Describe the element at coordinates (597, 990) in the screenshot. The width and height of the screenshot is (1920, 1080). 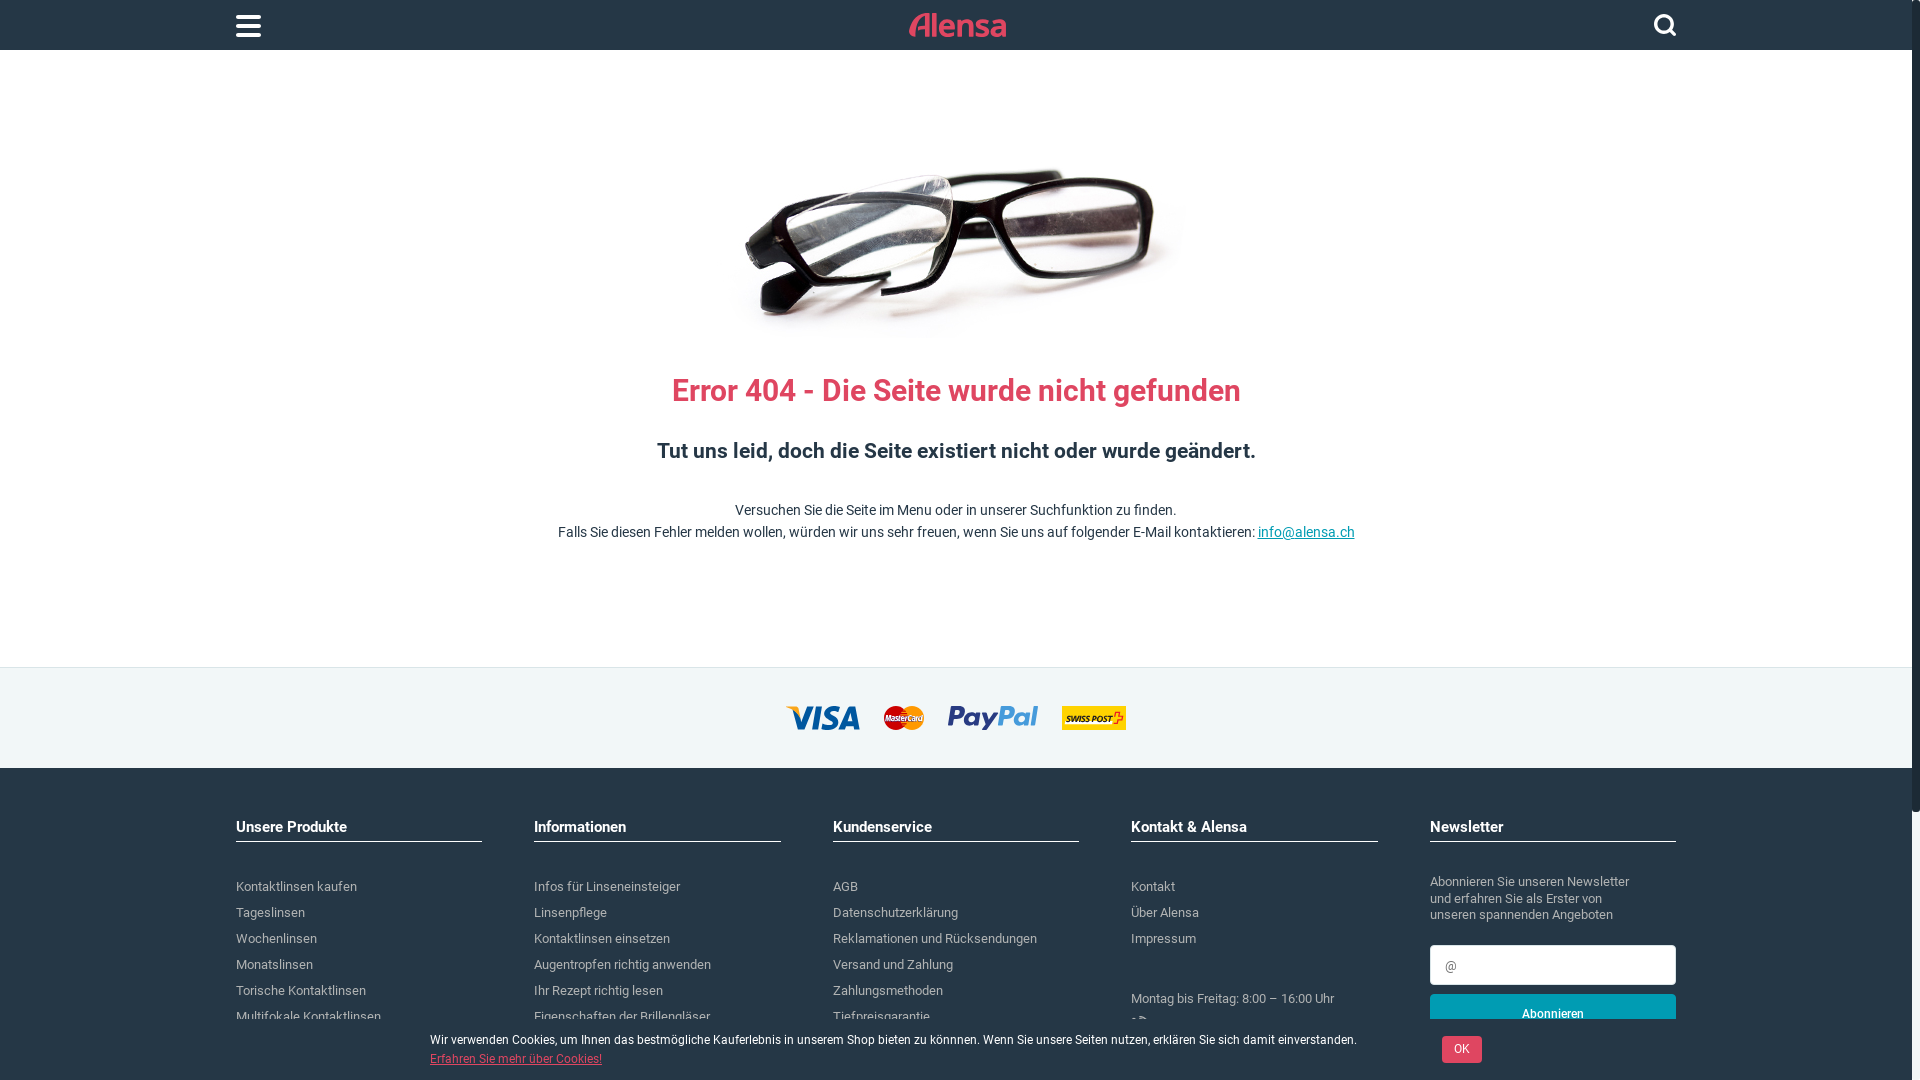
I see `'Ihr Rezept richtig lesen'` at that location.